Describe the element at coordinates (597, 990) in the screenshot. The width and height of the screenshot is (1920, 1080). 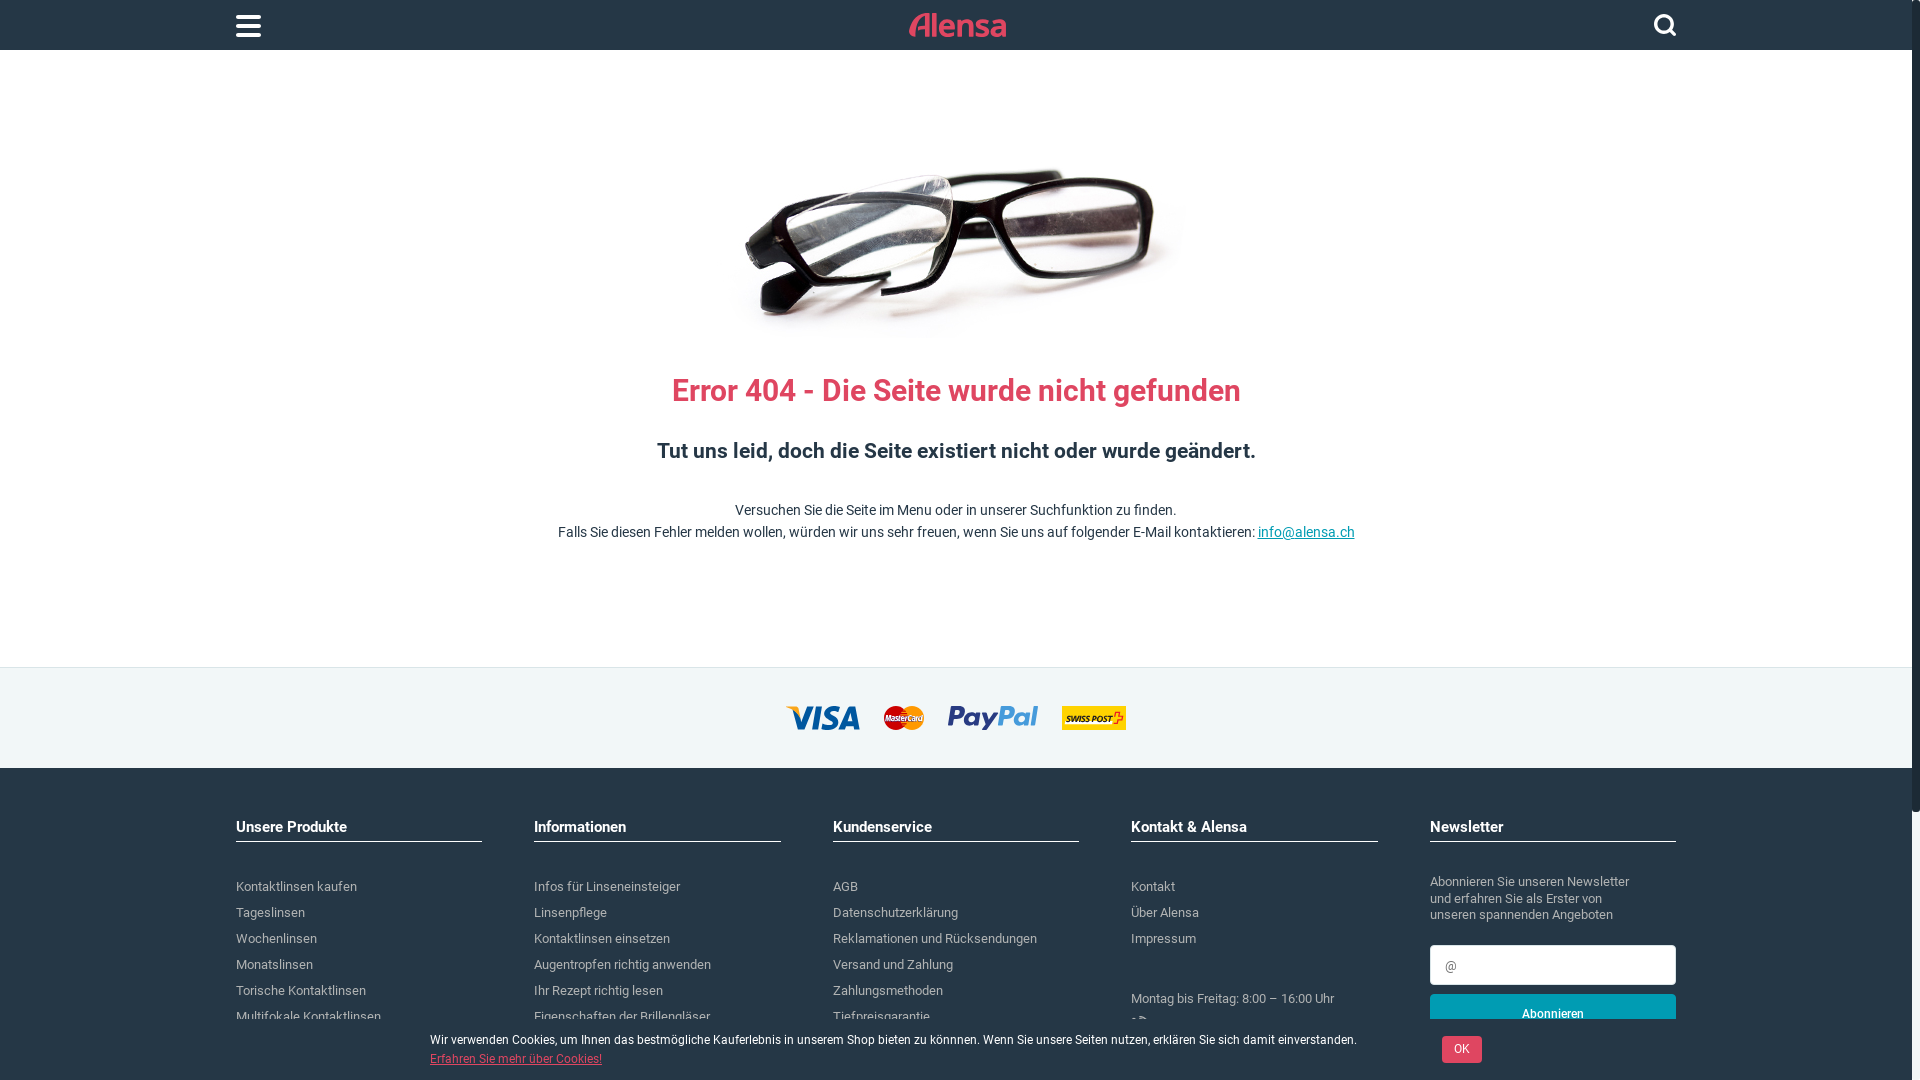
I see `'Ihr Rezept richtig lesen'` at that location.